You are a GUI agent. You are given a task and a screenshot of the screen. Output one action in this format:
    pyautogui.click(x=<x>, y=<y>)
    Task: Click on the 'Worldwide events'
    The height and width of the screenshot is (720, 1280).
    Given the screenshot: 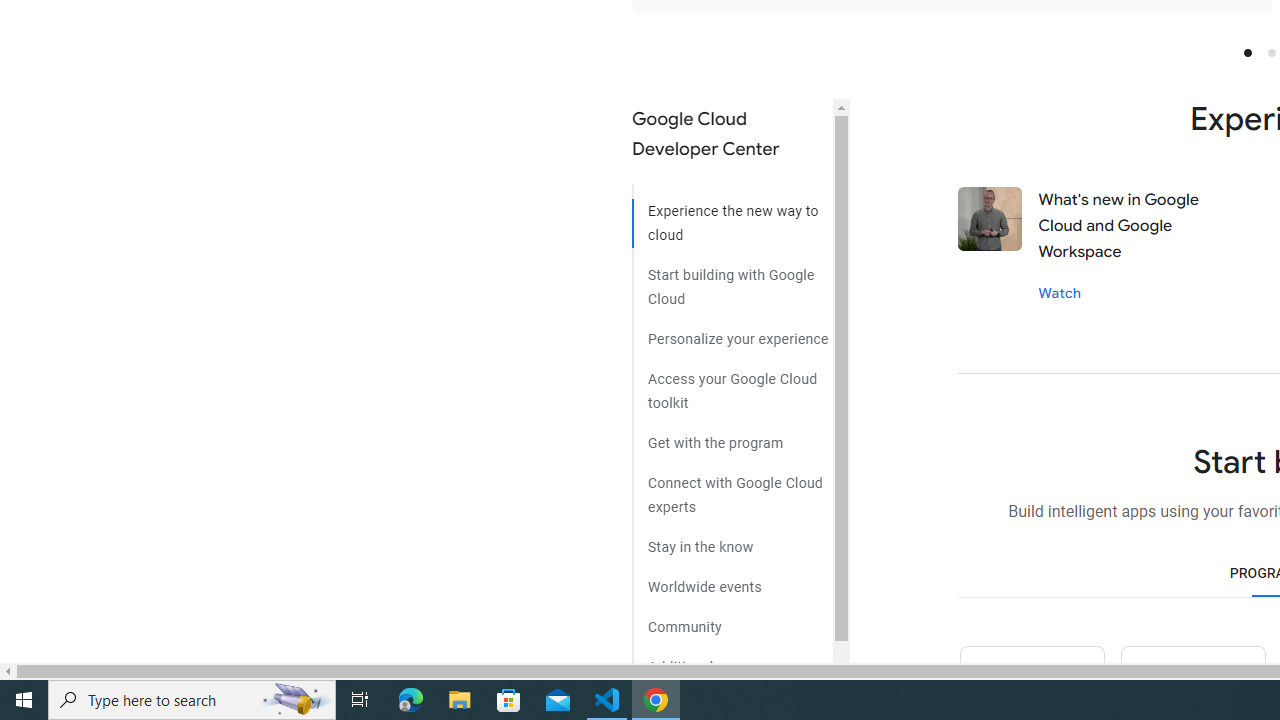 What is the action you would take?
    pyautogui.click(x=731, y=579)
    